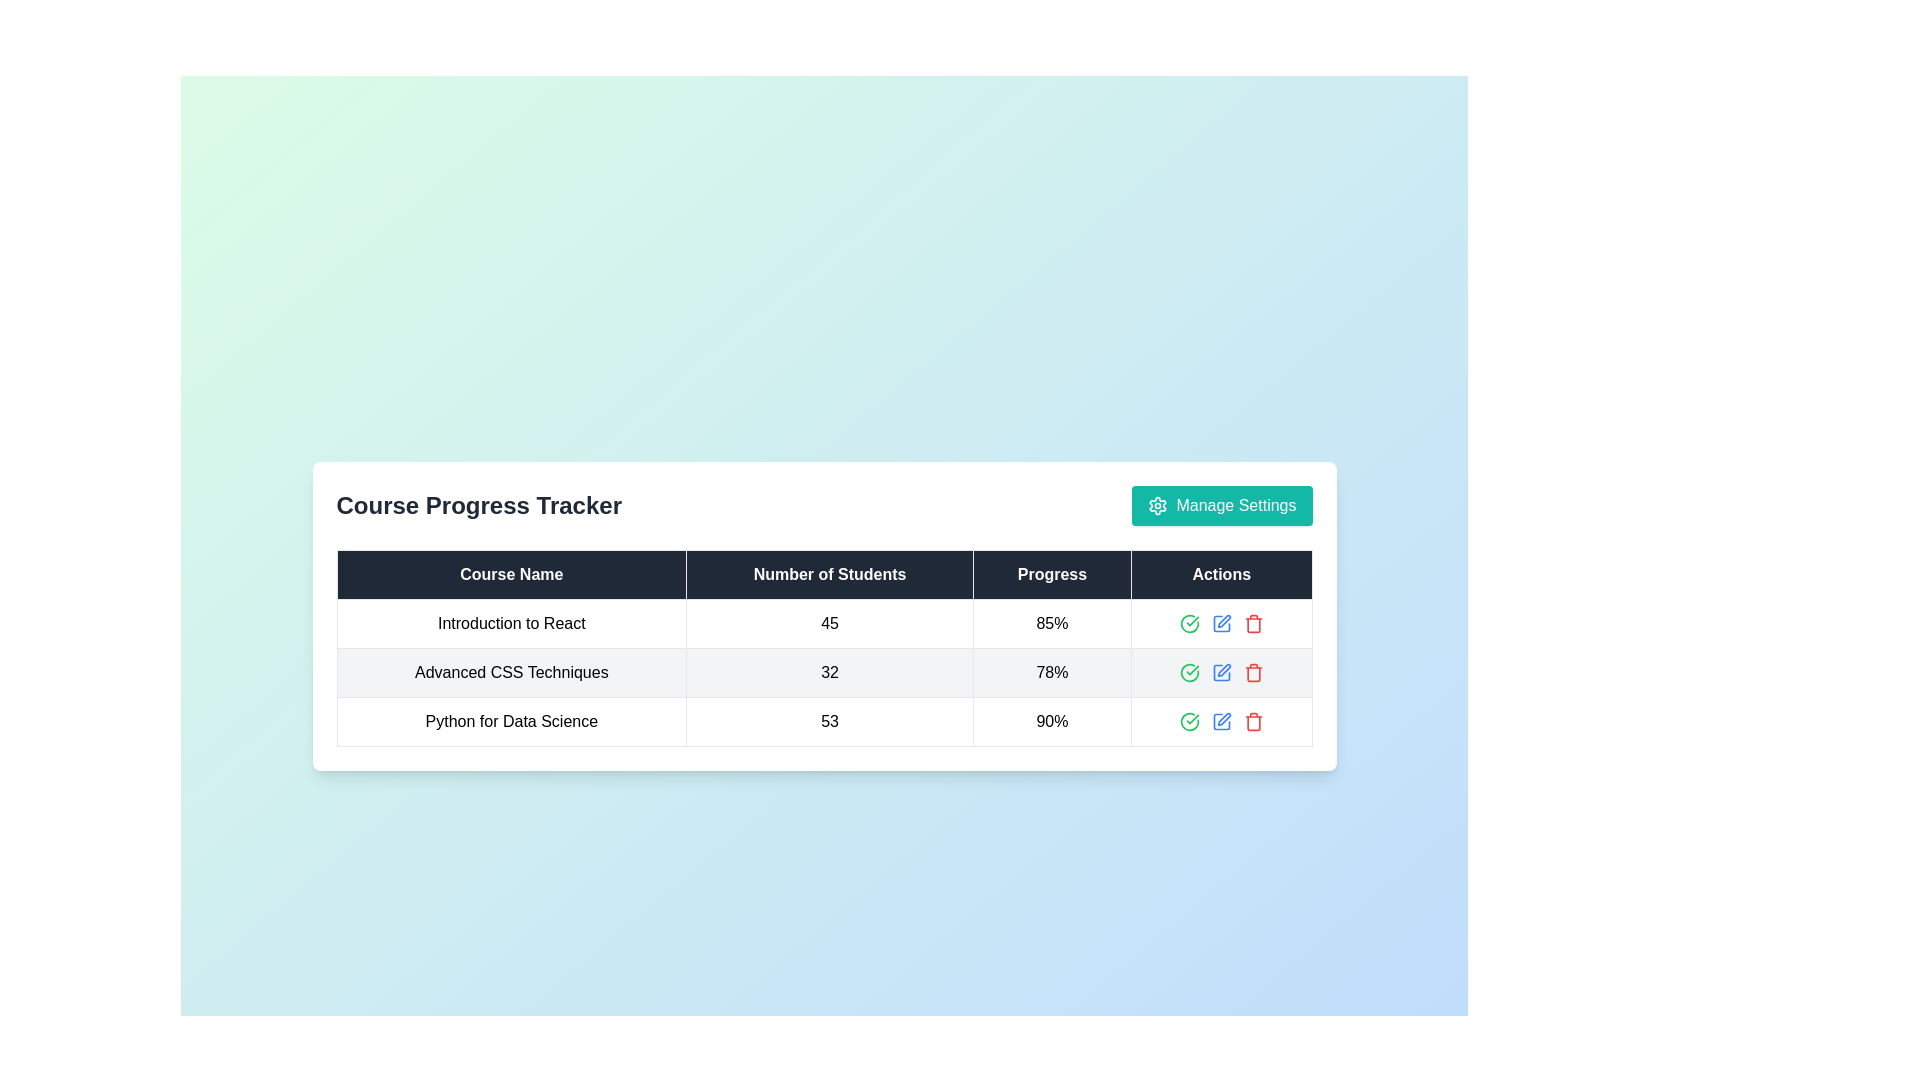 The image size is (1920, 1080). Describe the element at coordinates (1158, 504) in the screenshot. I see `the decorative icon associated with the 'Manage Settings' button, located near the top right of the teal button` at that location.